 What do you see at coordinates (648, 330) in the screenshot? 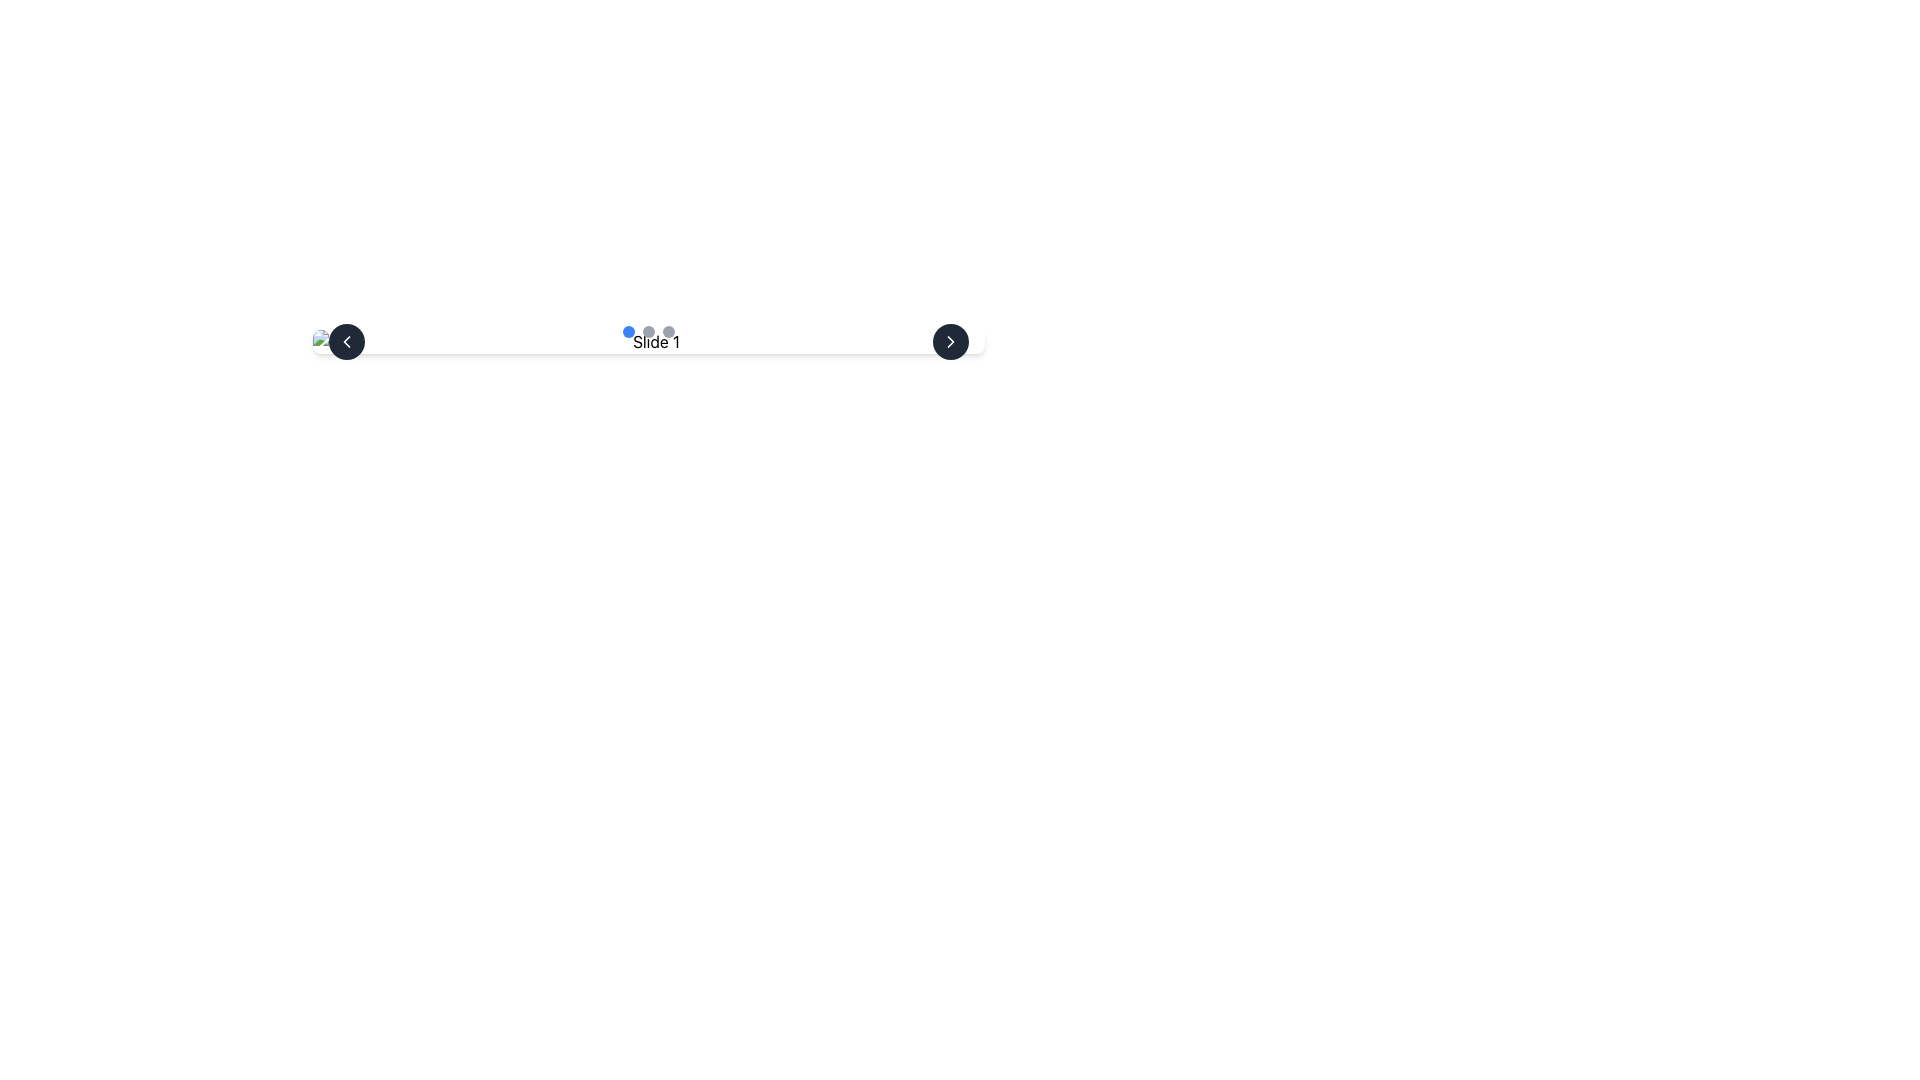
I see `the second circular indicator button in the carousel navigation, which is gray and positioned at the bottom-center of the interface` at bounding box center [648, 330].